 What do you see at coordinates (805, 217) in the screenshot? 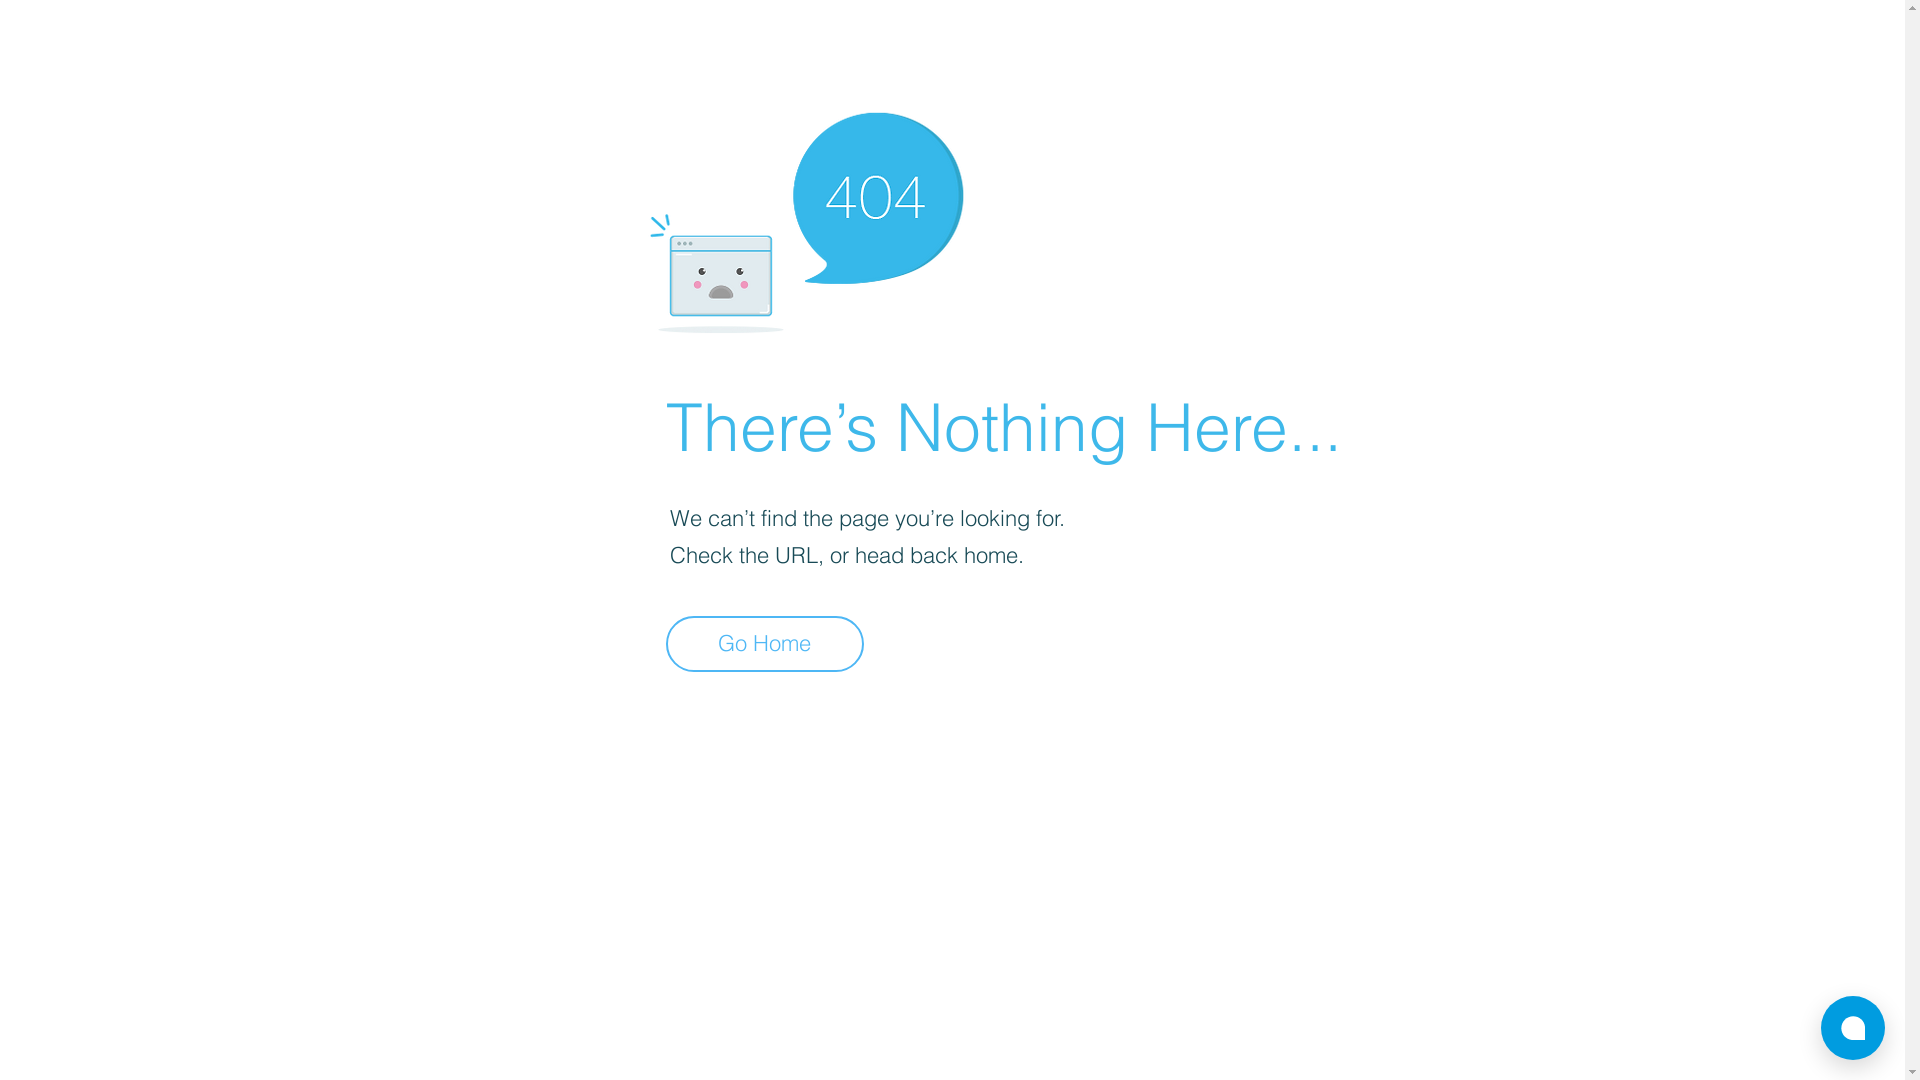
I see `'404-icon_2.png'` at bounding box center [805, 217].